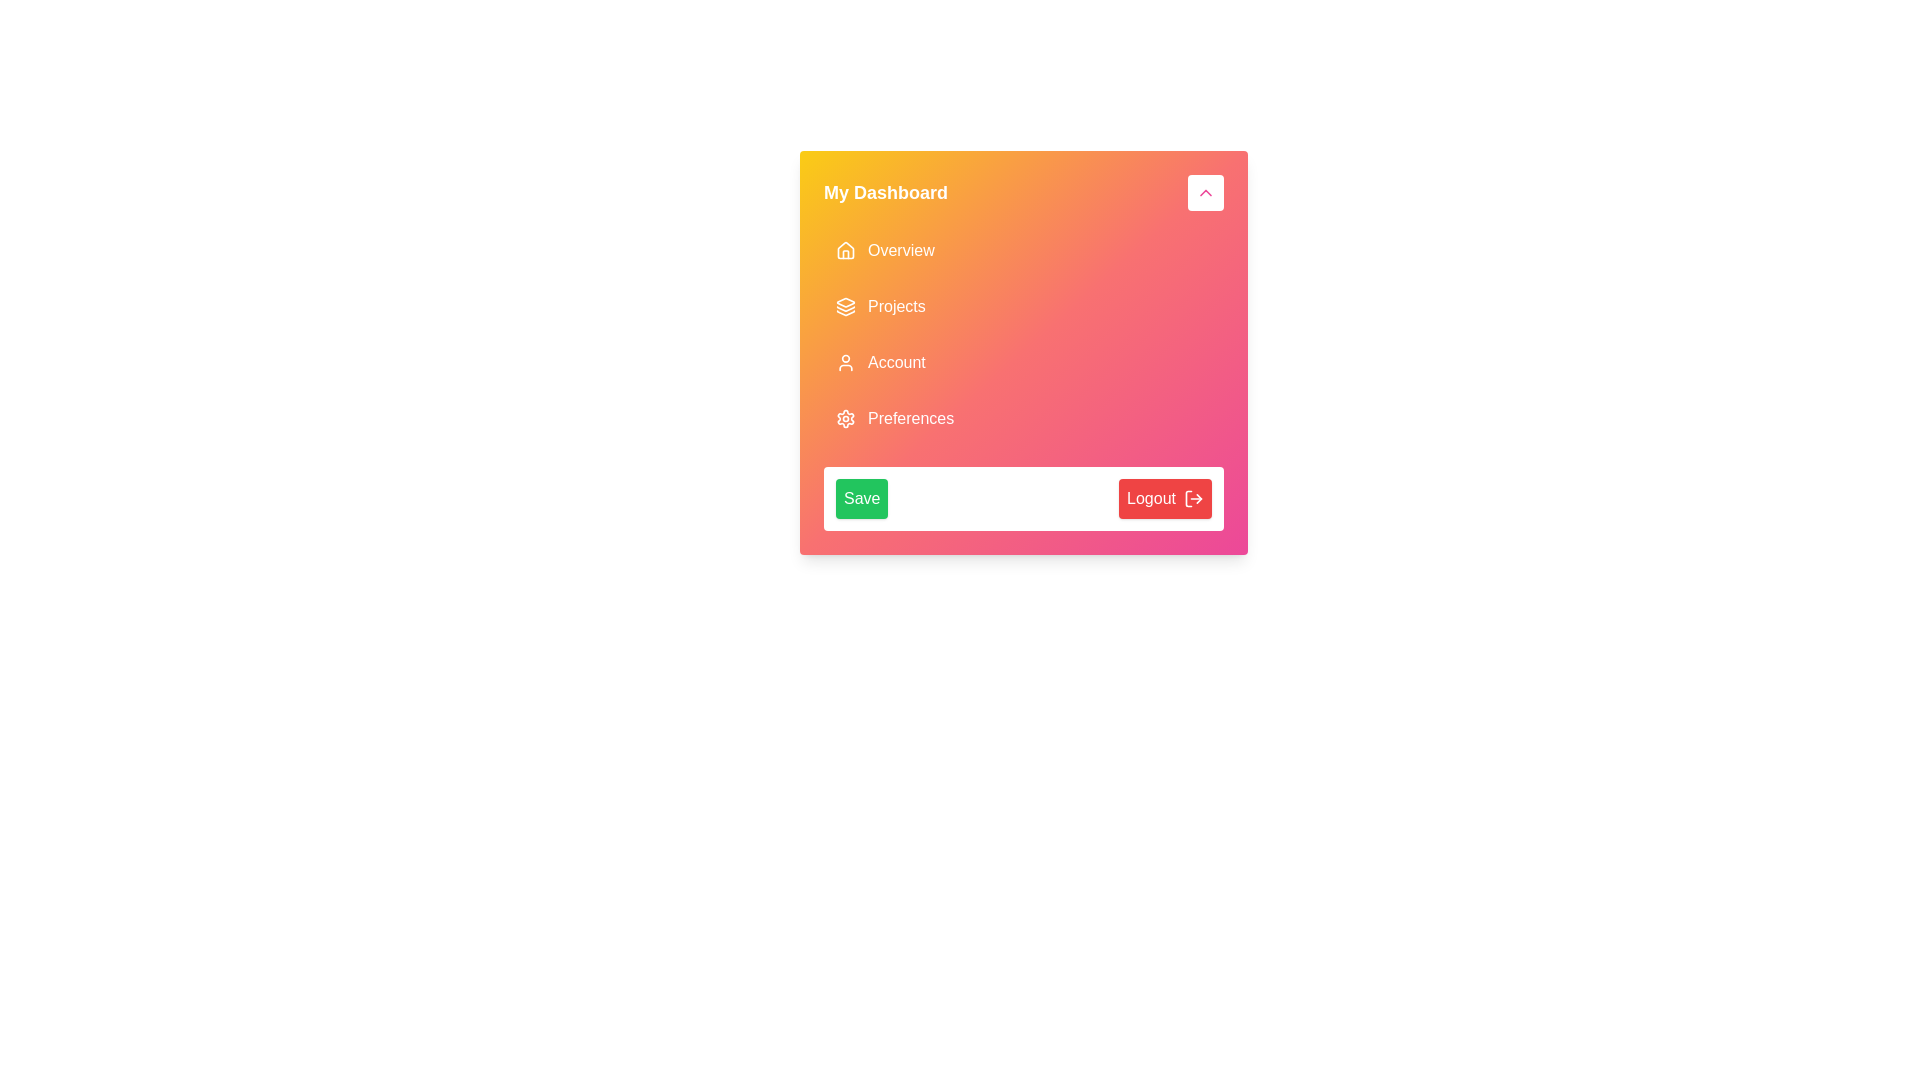 This screenshot has width=1920, height=1080. I want to click on the button located in the top-right corner of the 'My Dashboard' section to change its background color, so click(1204, 192).